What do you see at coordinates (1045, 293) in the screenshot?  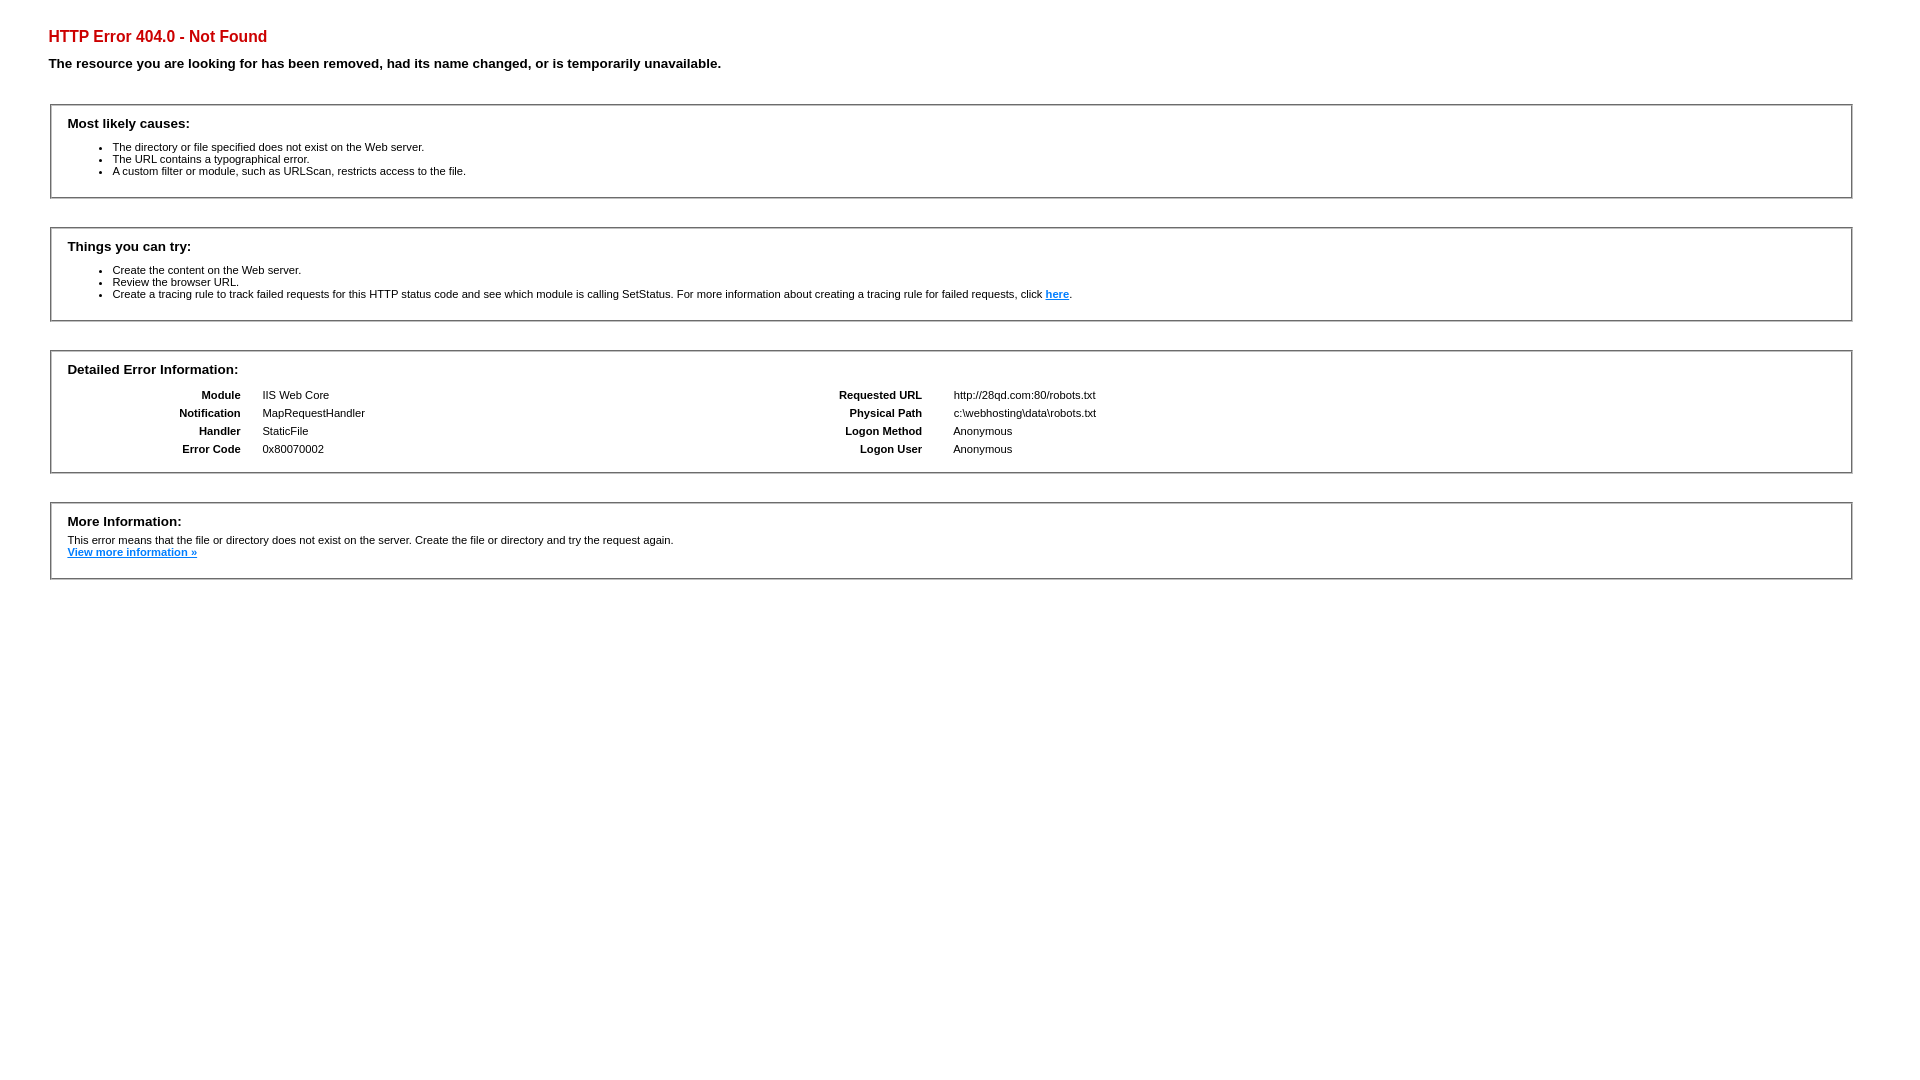 I see `'here'` at bounding box center [1045, 293].